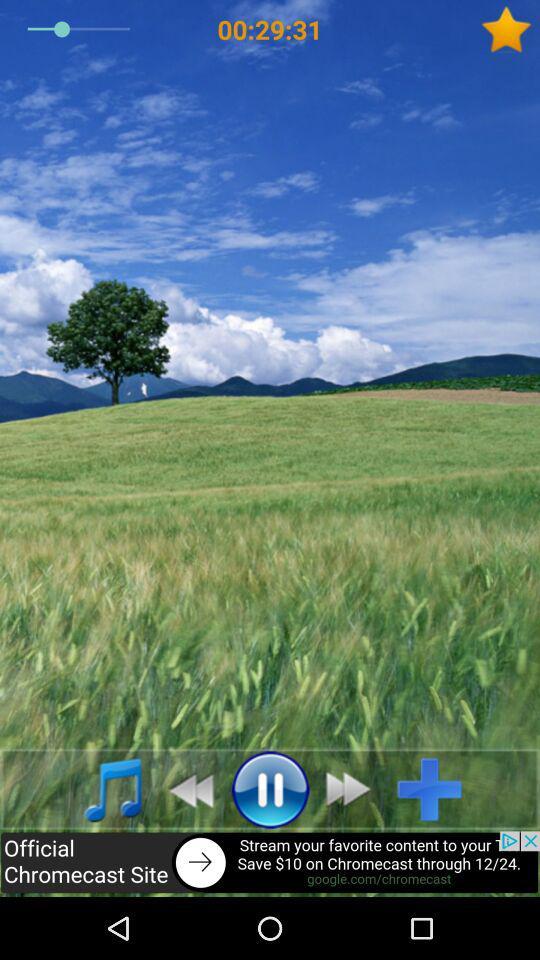 This screenshot has width=540, height=960. I want to click on the pause icon, so click(270, 789).